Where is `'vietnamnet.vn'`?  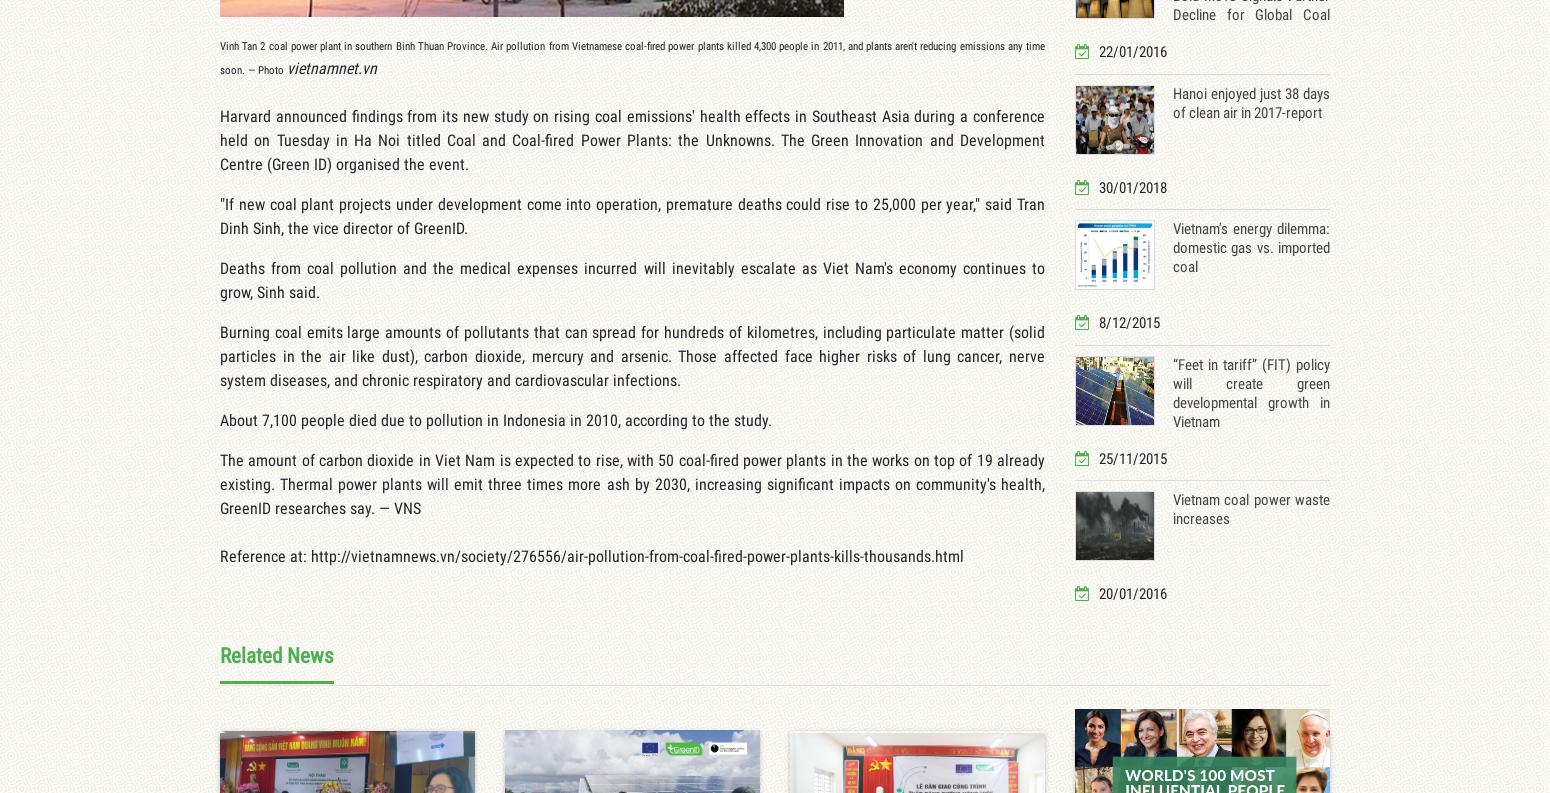
'vietnamnet.vn' is located at coordinates (331, 67).